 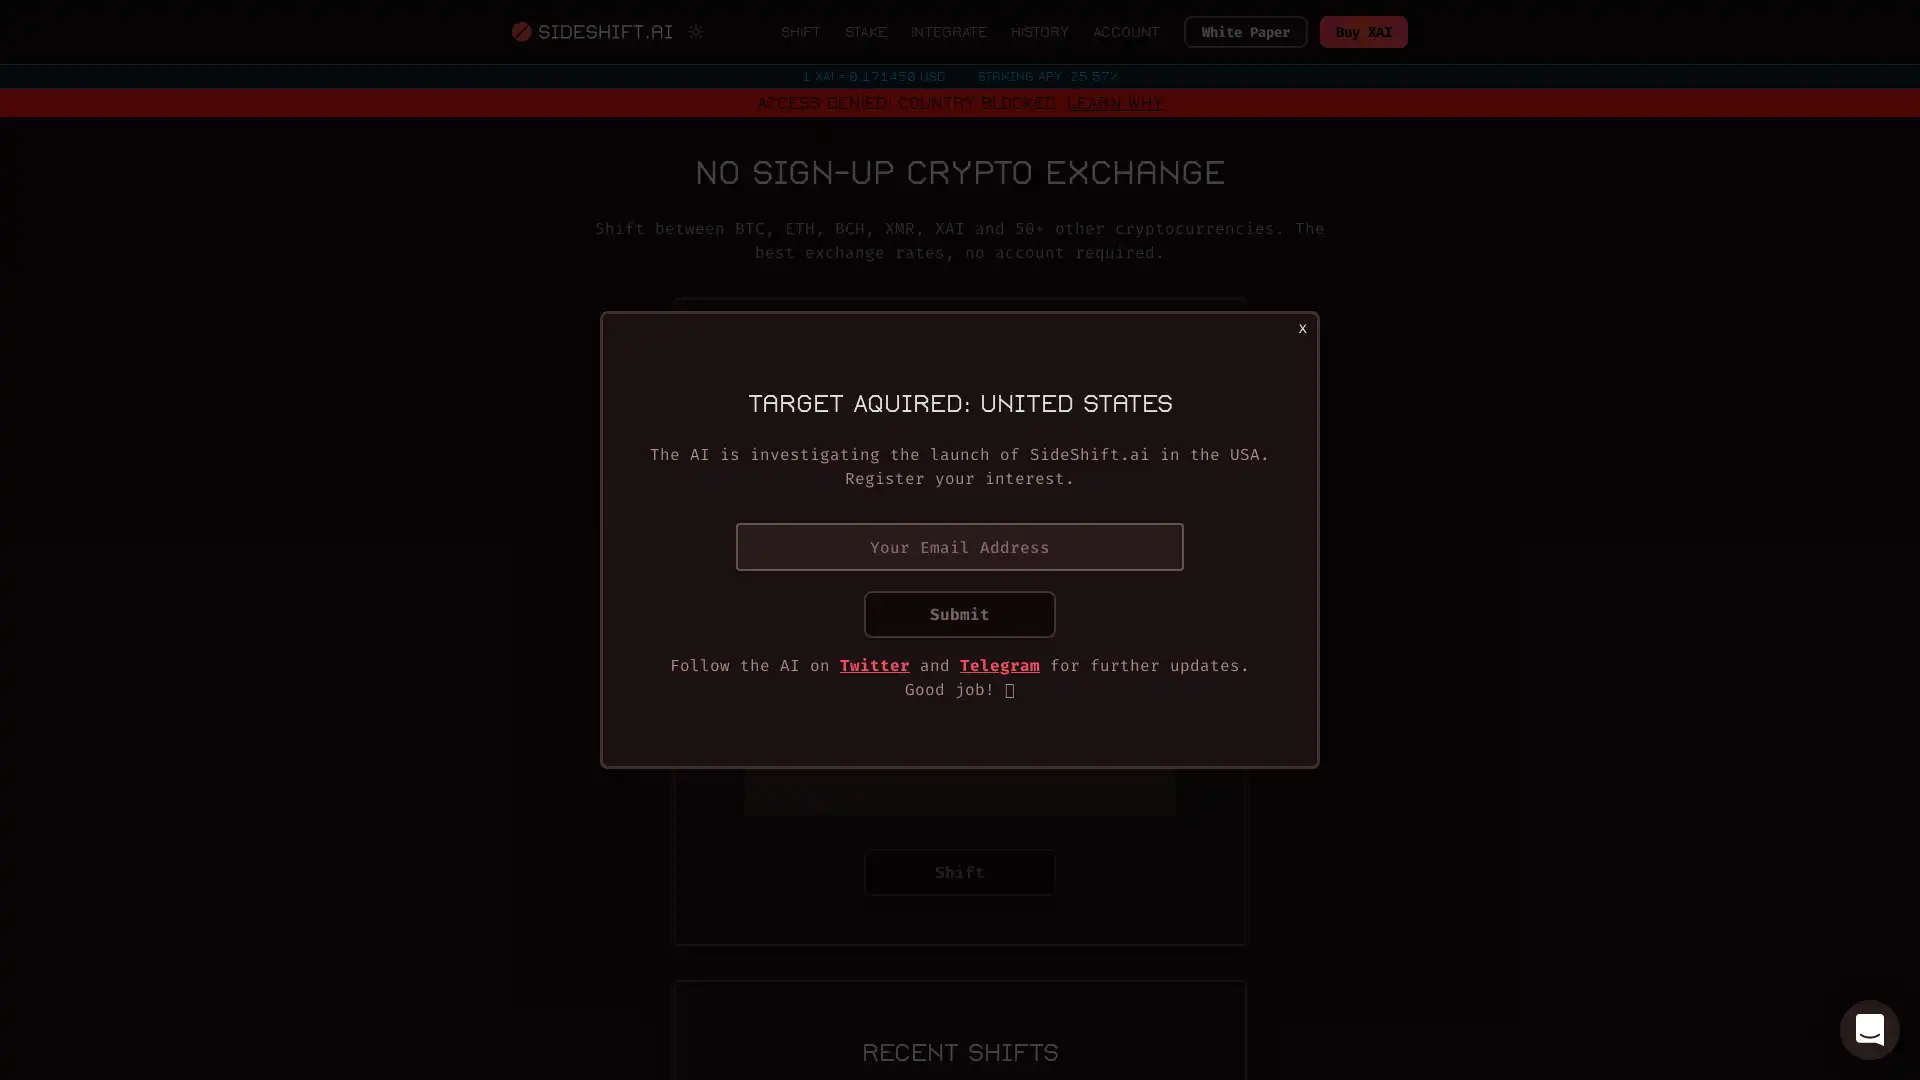 I want to click on You receive ETH, so click(x=1080, y=537).